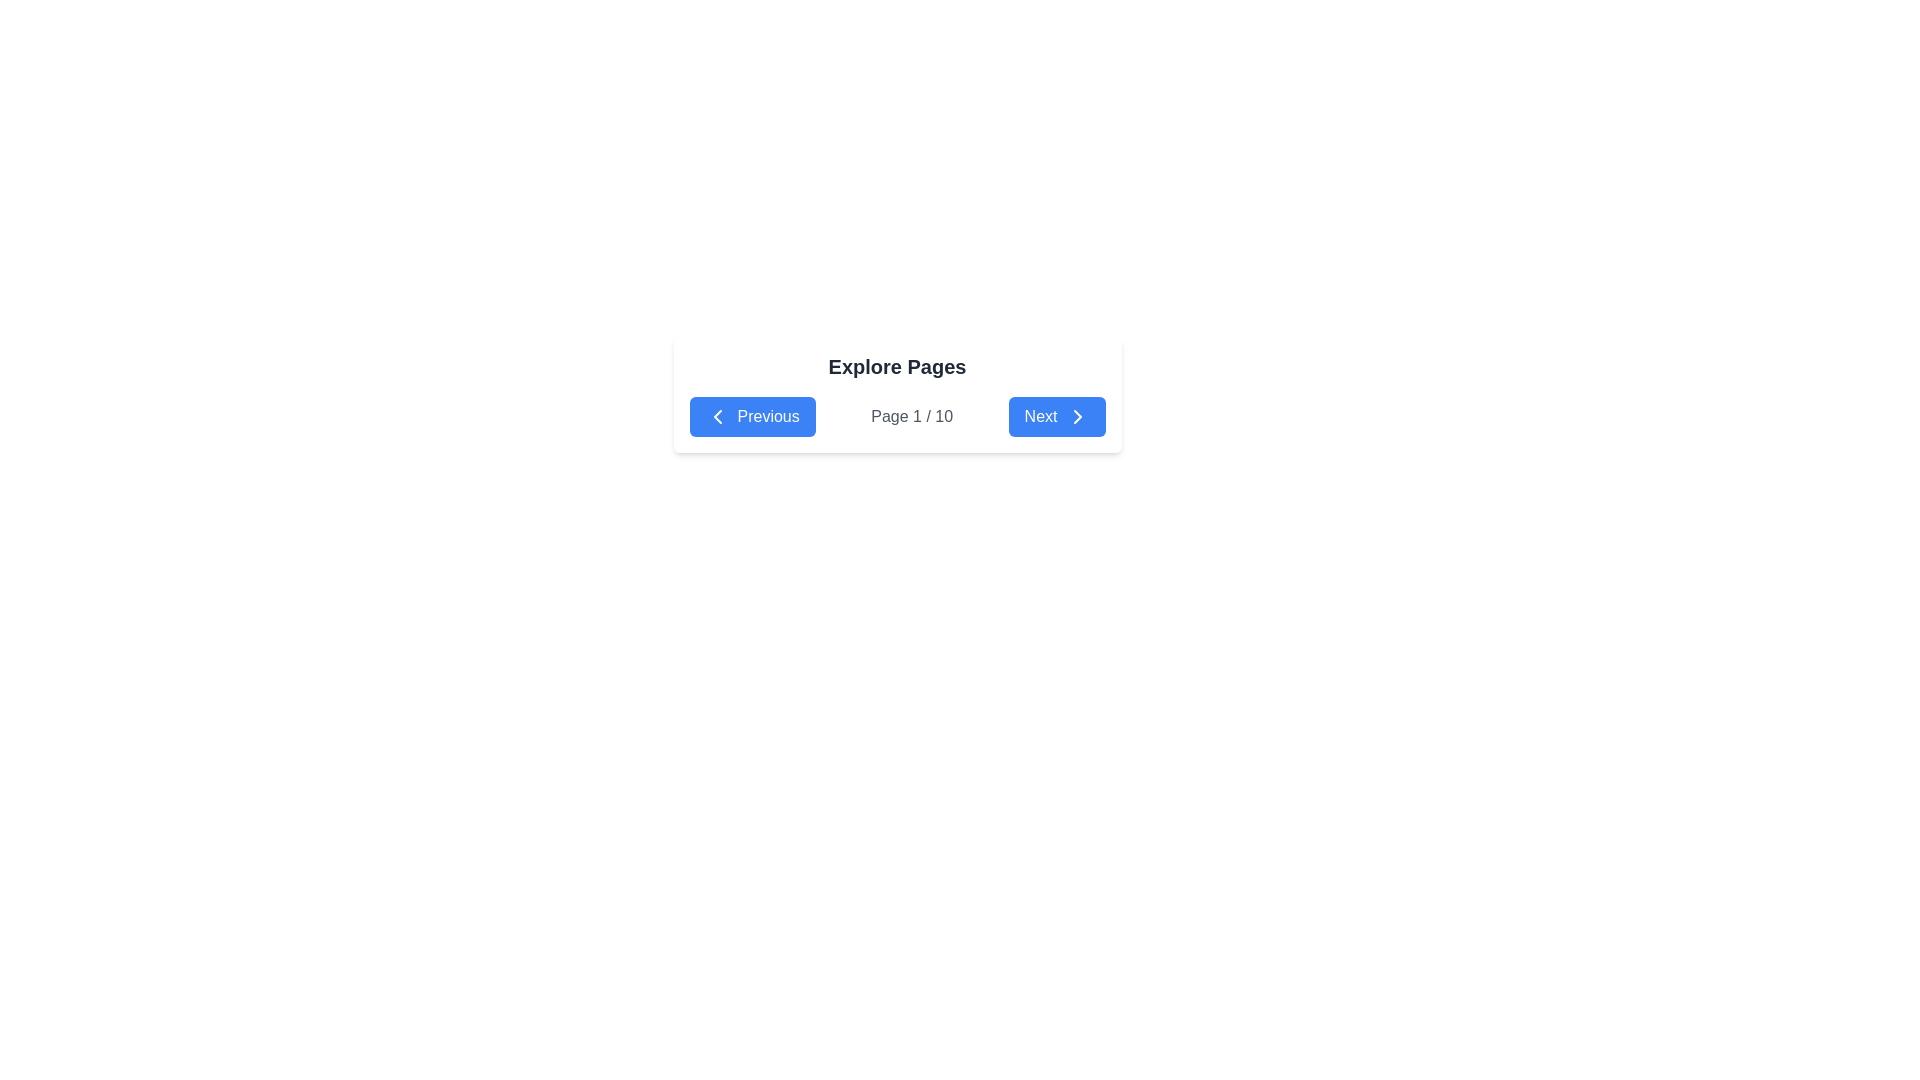 This screenshot has height=1080, width=1920. I want to click on the chevron-shaped icon within the blue 'Next' button, so click(1076, 415).